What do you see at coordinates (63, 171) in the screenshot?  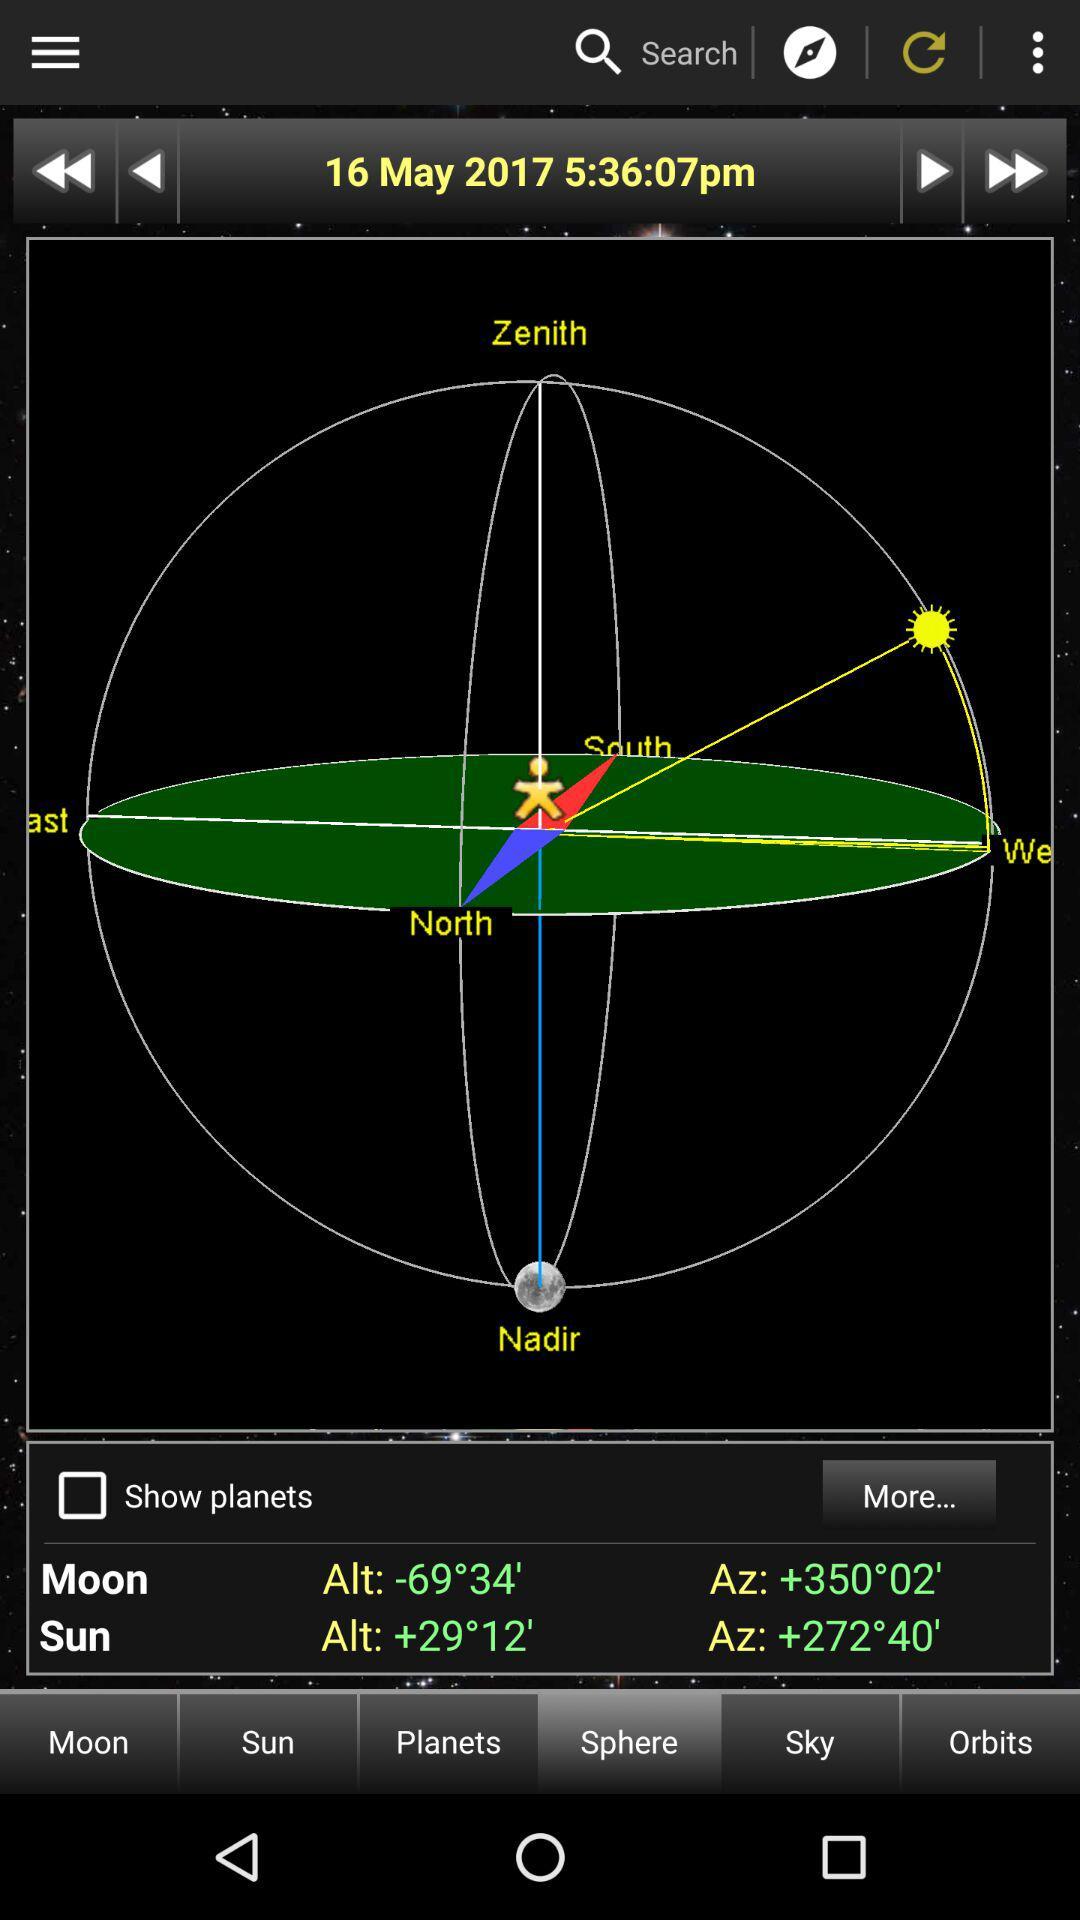 I see `previous` at bounding box center [63, 171].